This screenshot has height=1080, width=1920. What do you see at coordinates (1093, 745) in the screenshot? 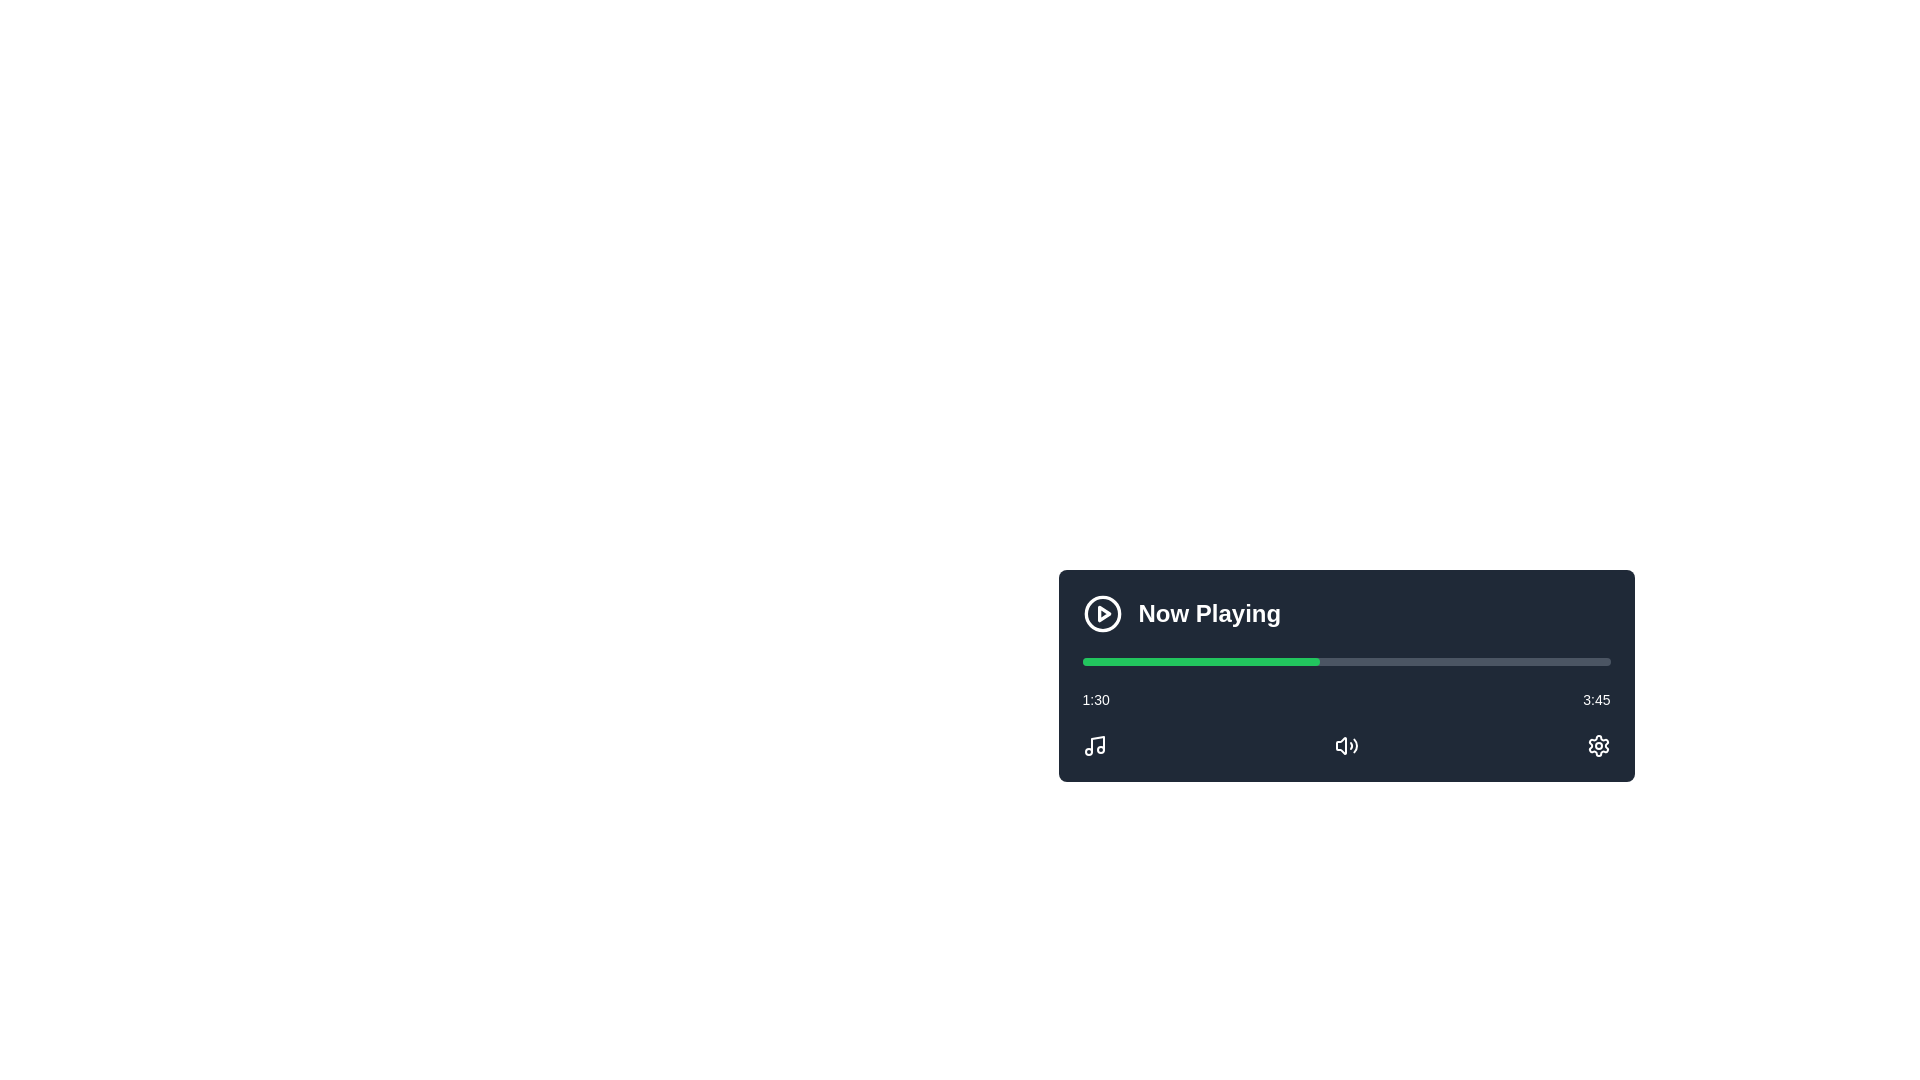
I see `the music icon represented by two quarter notes, which is the first button in a group of three icons at the bottom left corner of the audio player interface` at bounding box center [1093, 745].